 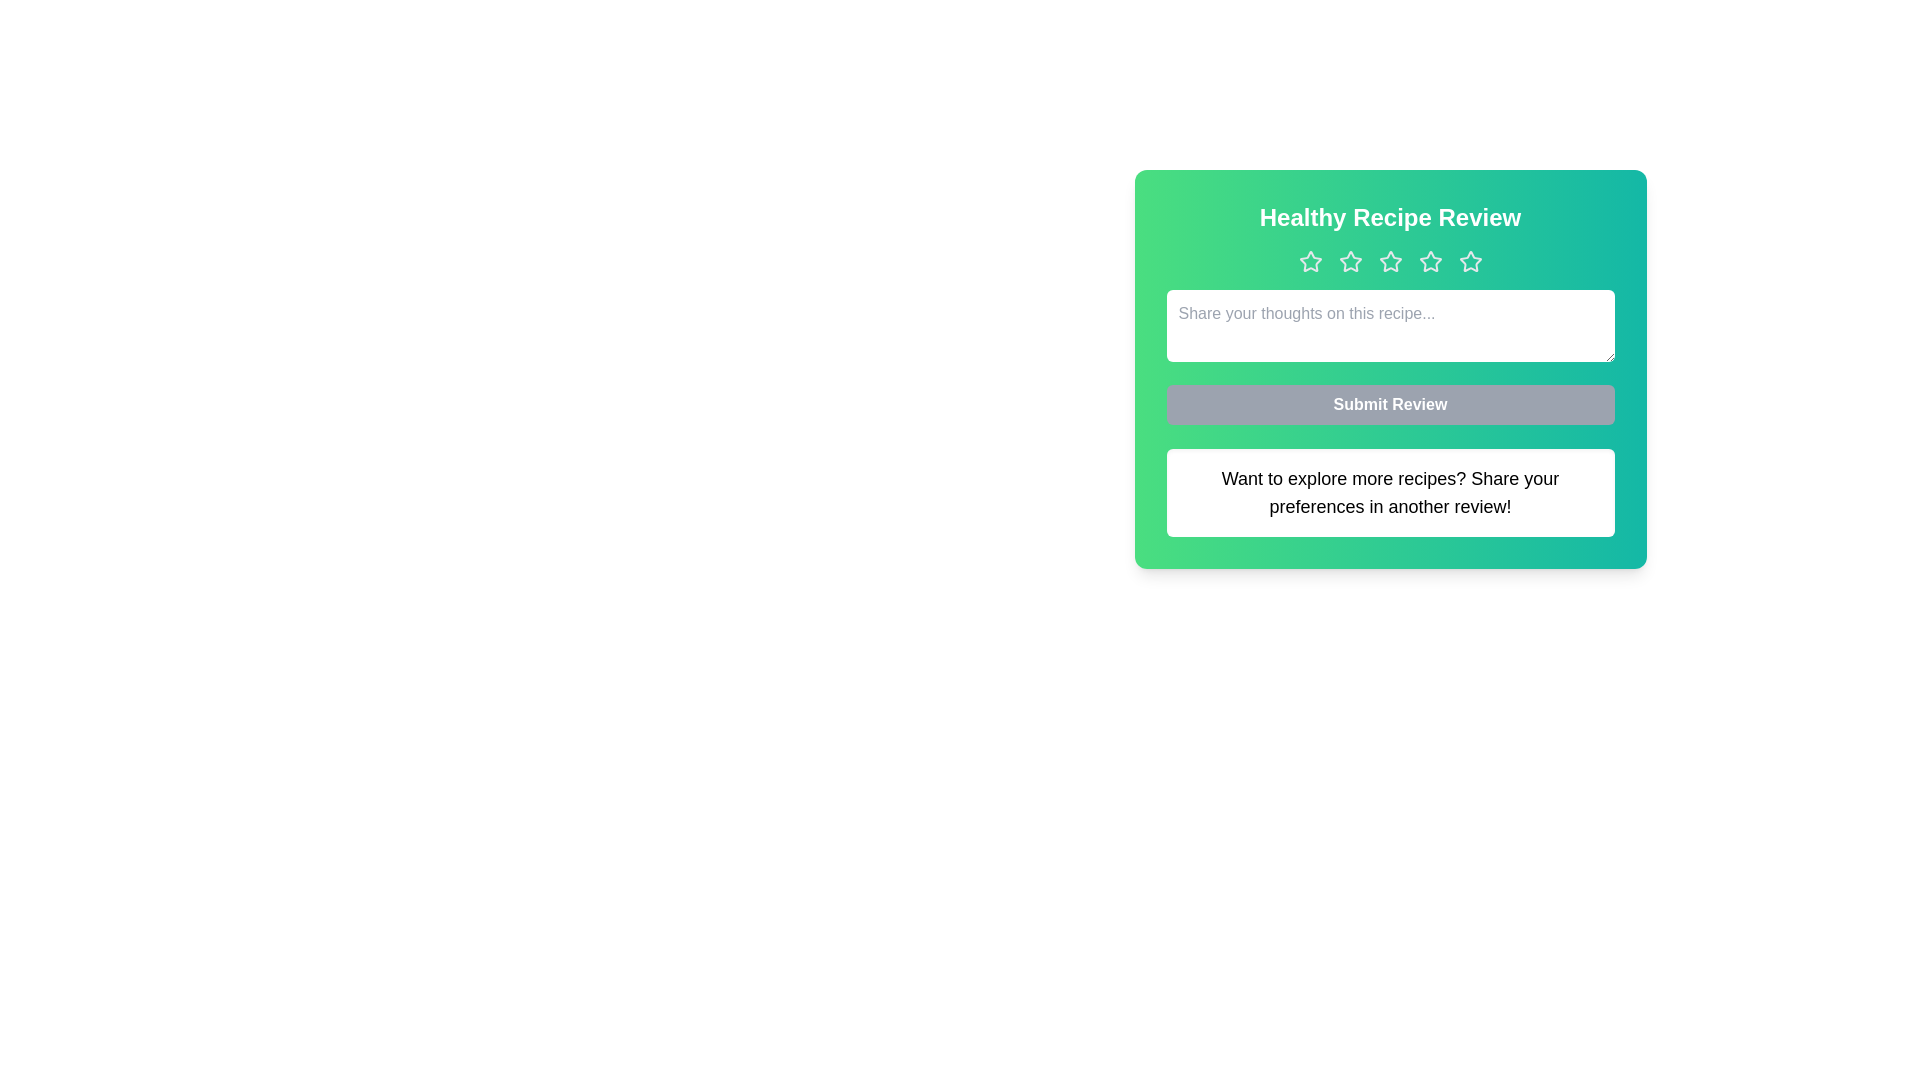 I want to click on the 'Submit Review' button, so click(x=1389, y=405).